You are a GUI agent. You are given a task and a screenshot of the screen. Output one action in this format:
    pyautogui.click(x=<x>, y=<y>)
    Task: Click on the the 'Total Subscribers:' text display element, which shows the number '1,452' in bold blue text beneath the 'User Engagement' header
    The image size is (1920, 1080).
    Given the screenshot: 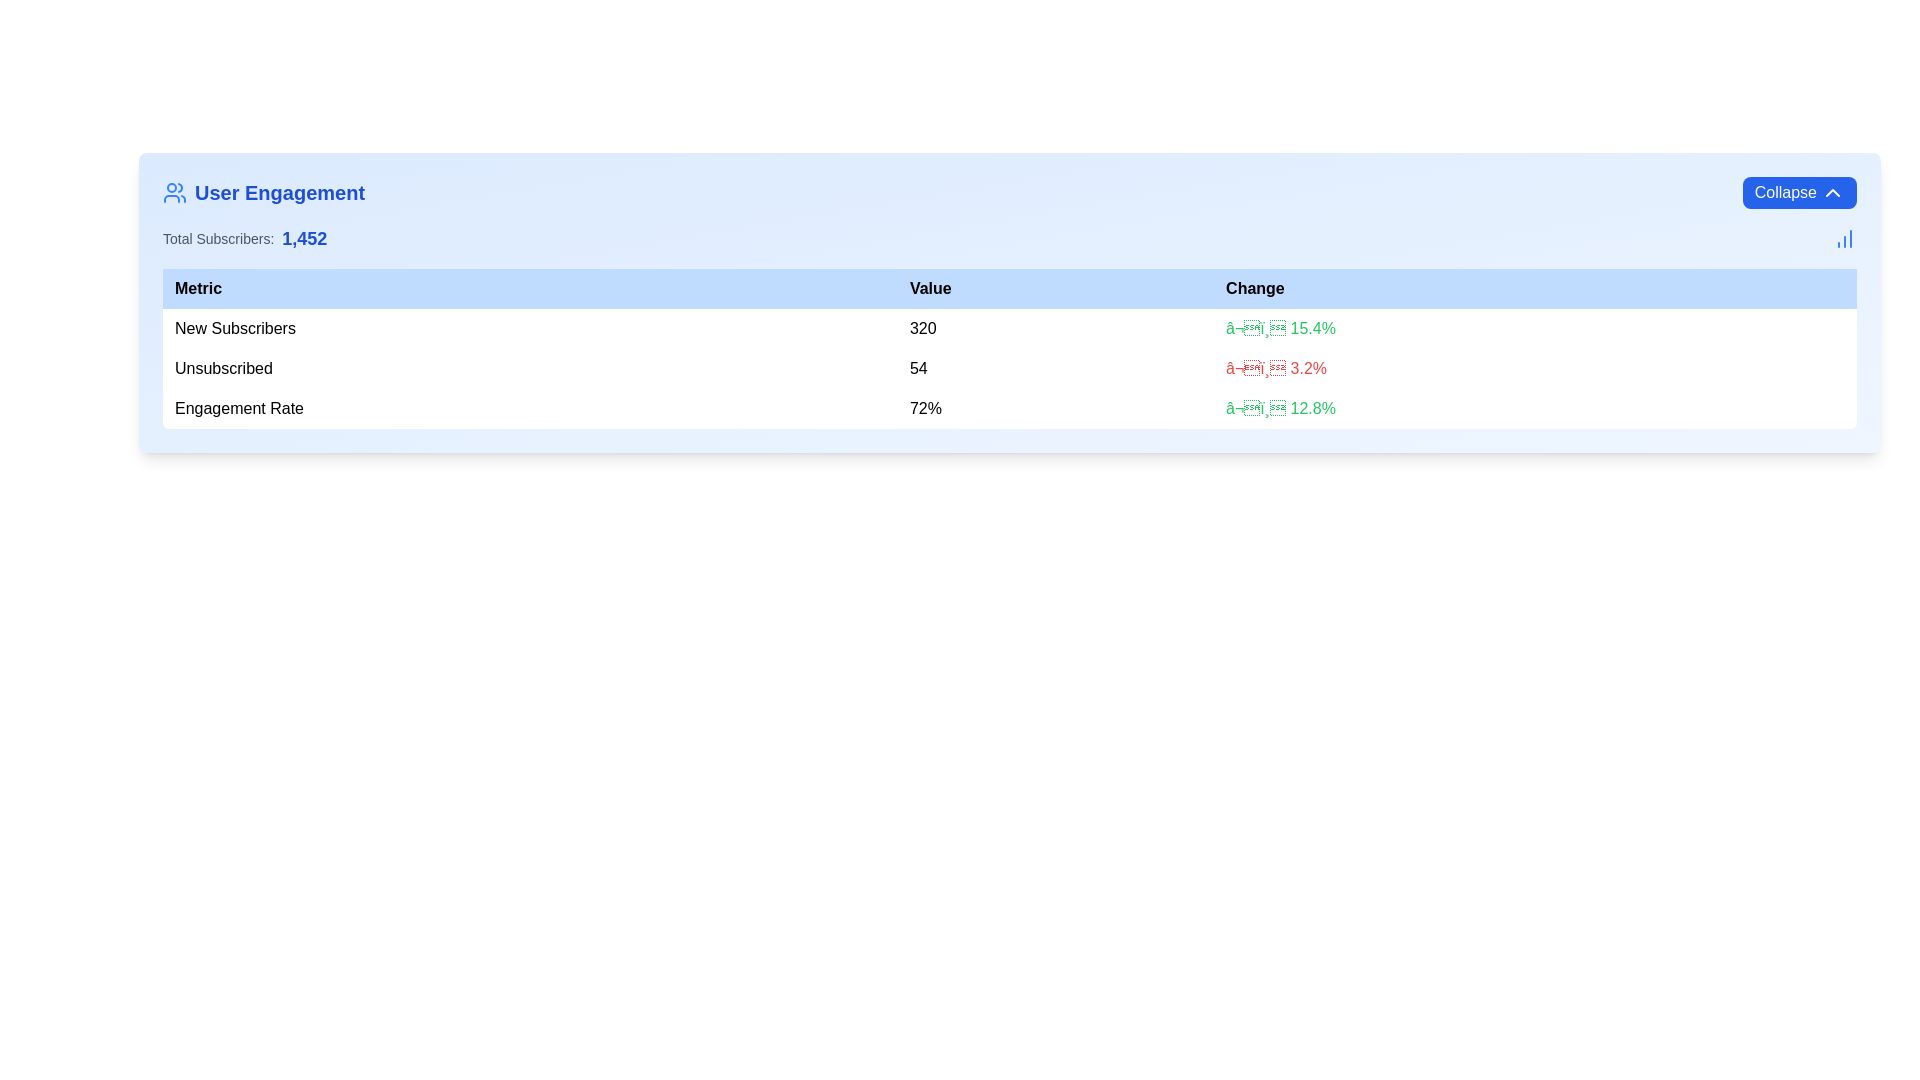 What is the action you would take?
    pyautogui.click(x=244, y=238)
    